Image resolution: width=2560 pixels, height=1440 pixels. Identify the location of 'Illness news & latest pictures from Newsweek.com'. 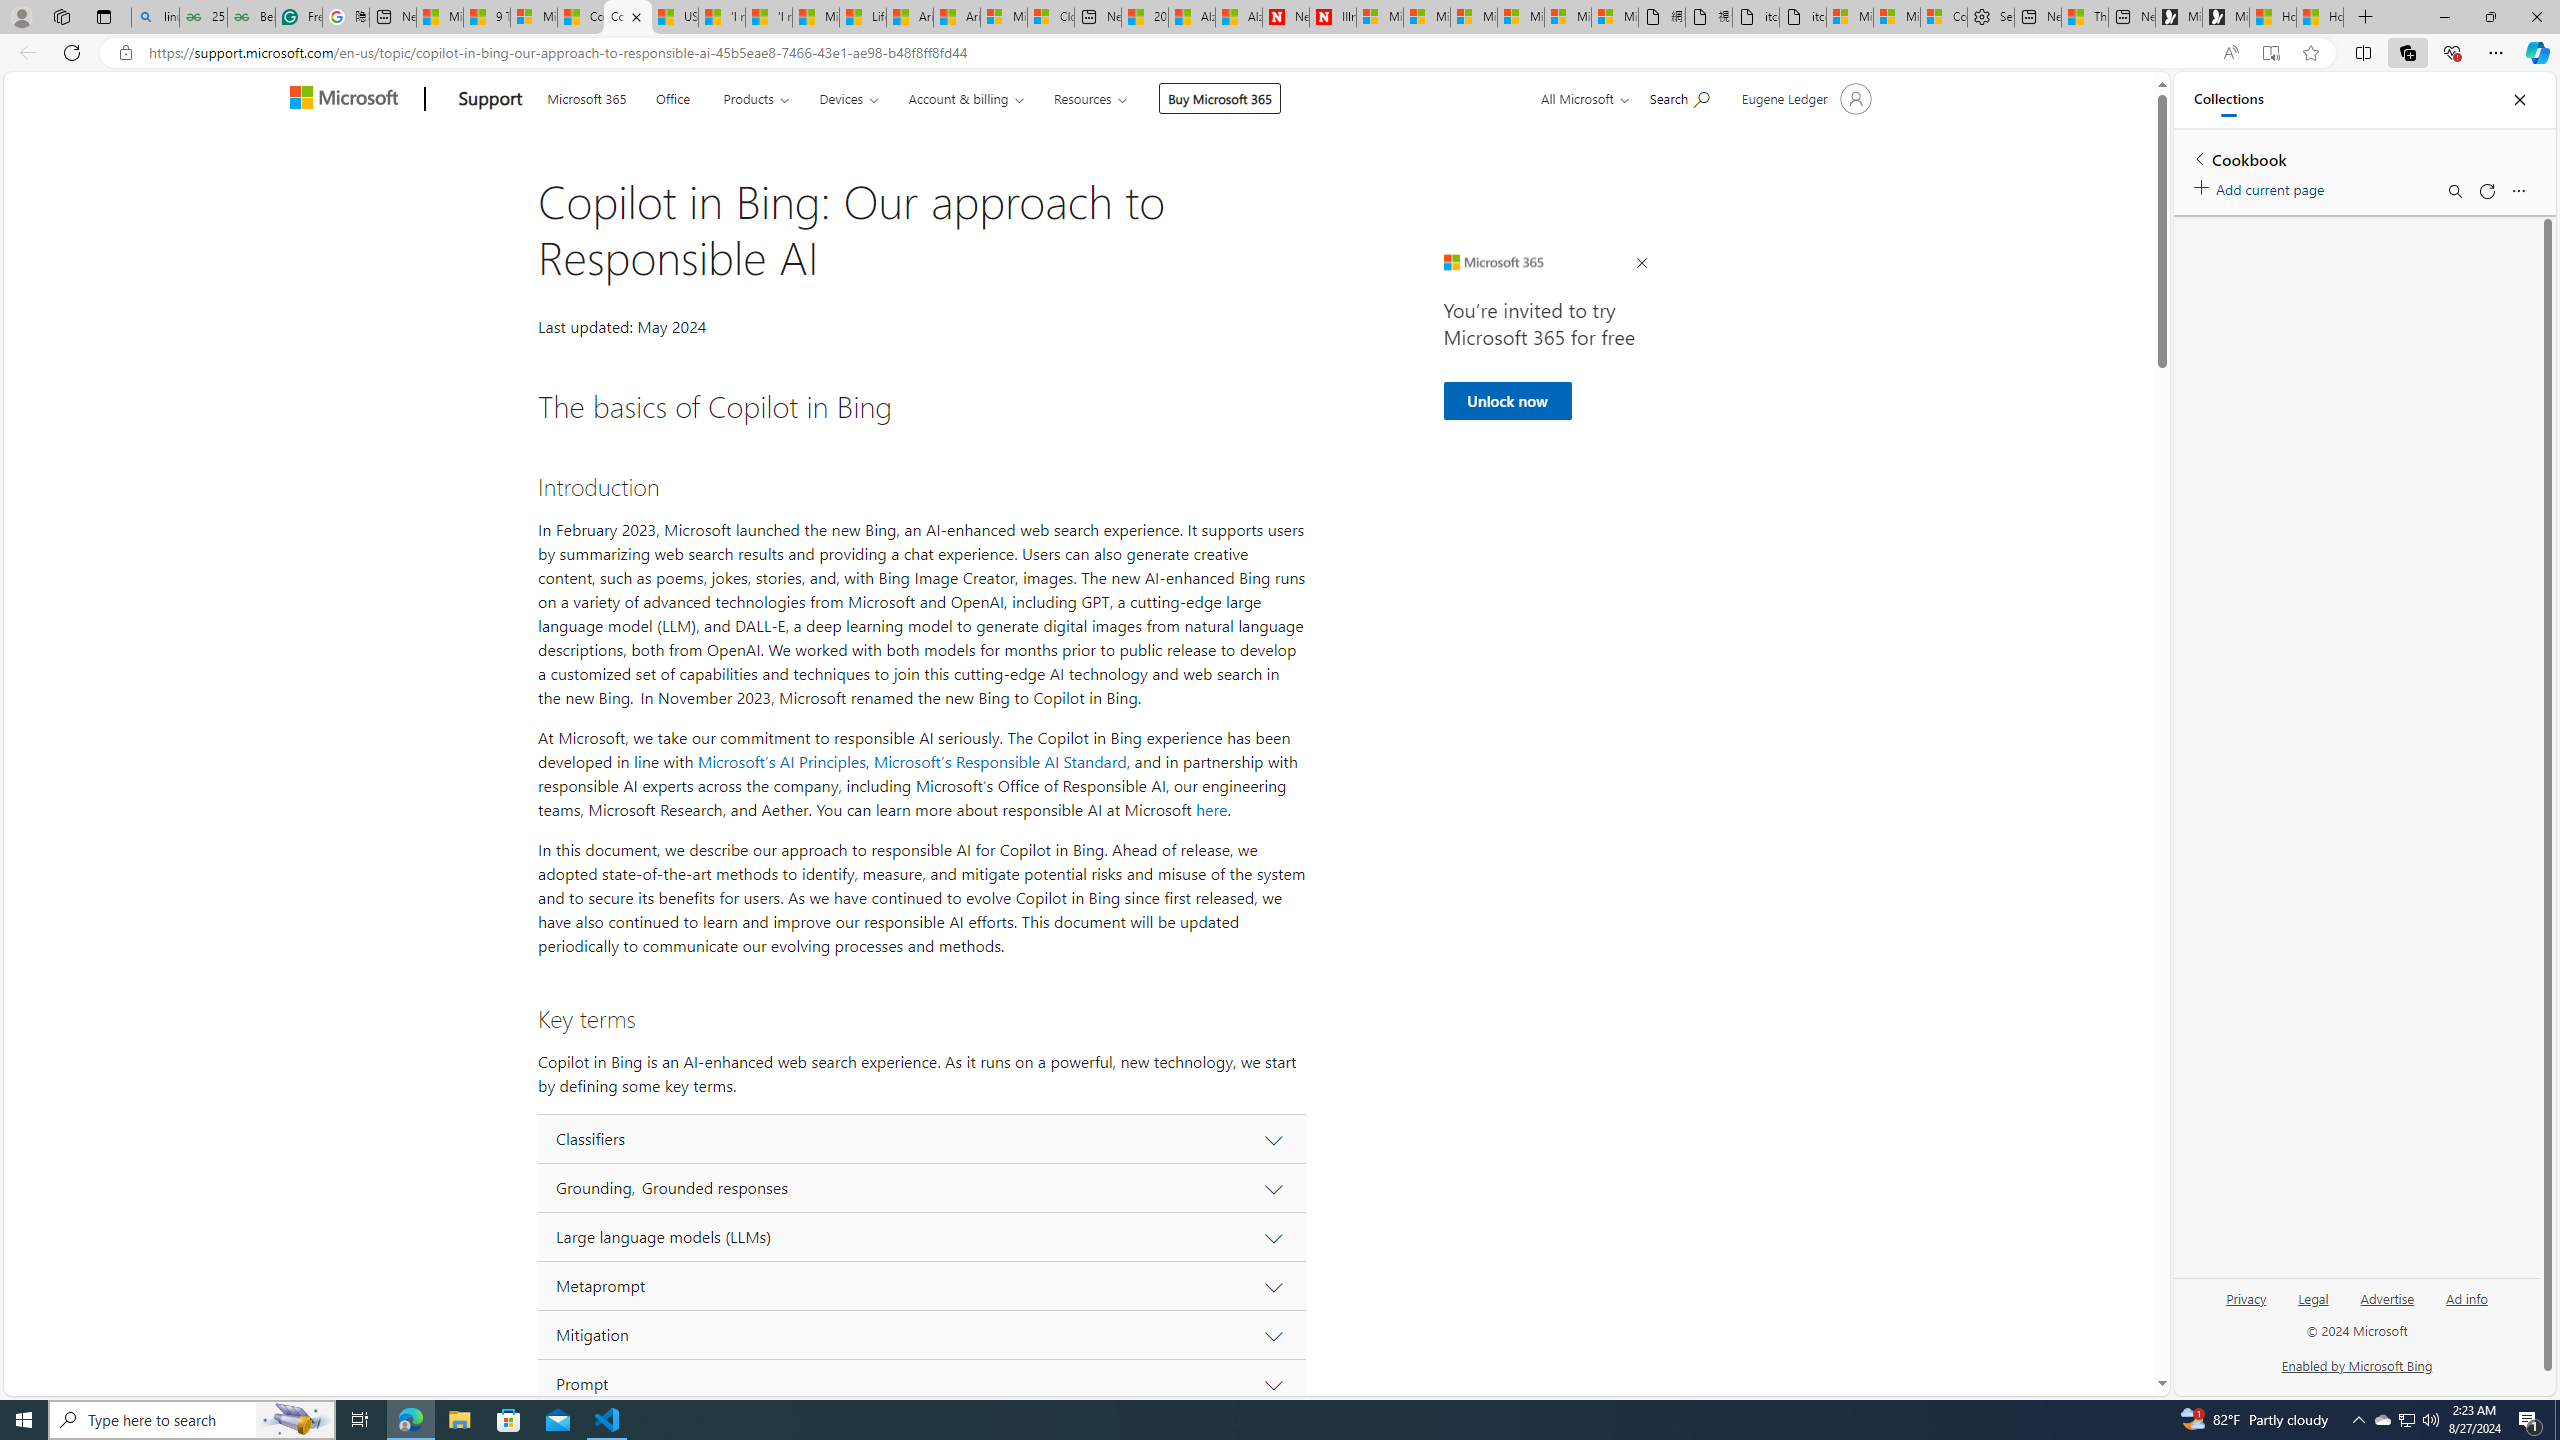
(1332, 16).